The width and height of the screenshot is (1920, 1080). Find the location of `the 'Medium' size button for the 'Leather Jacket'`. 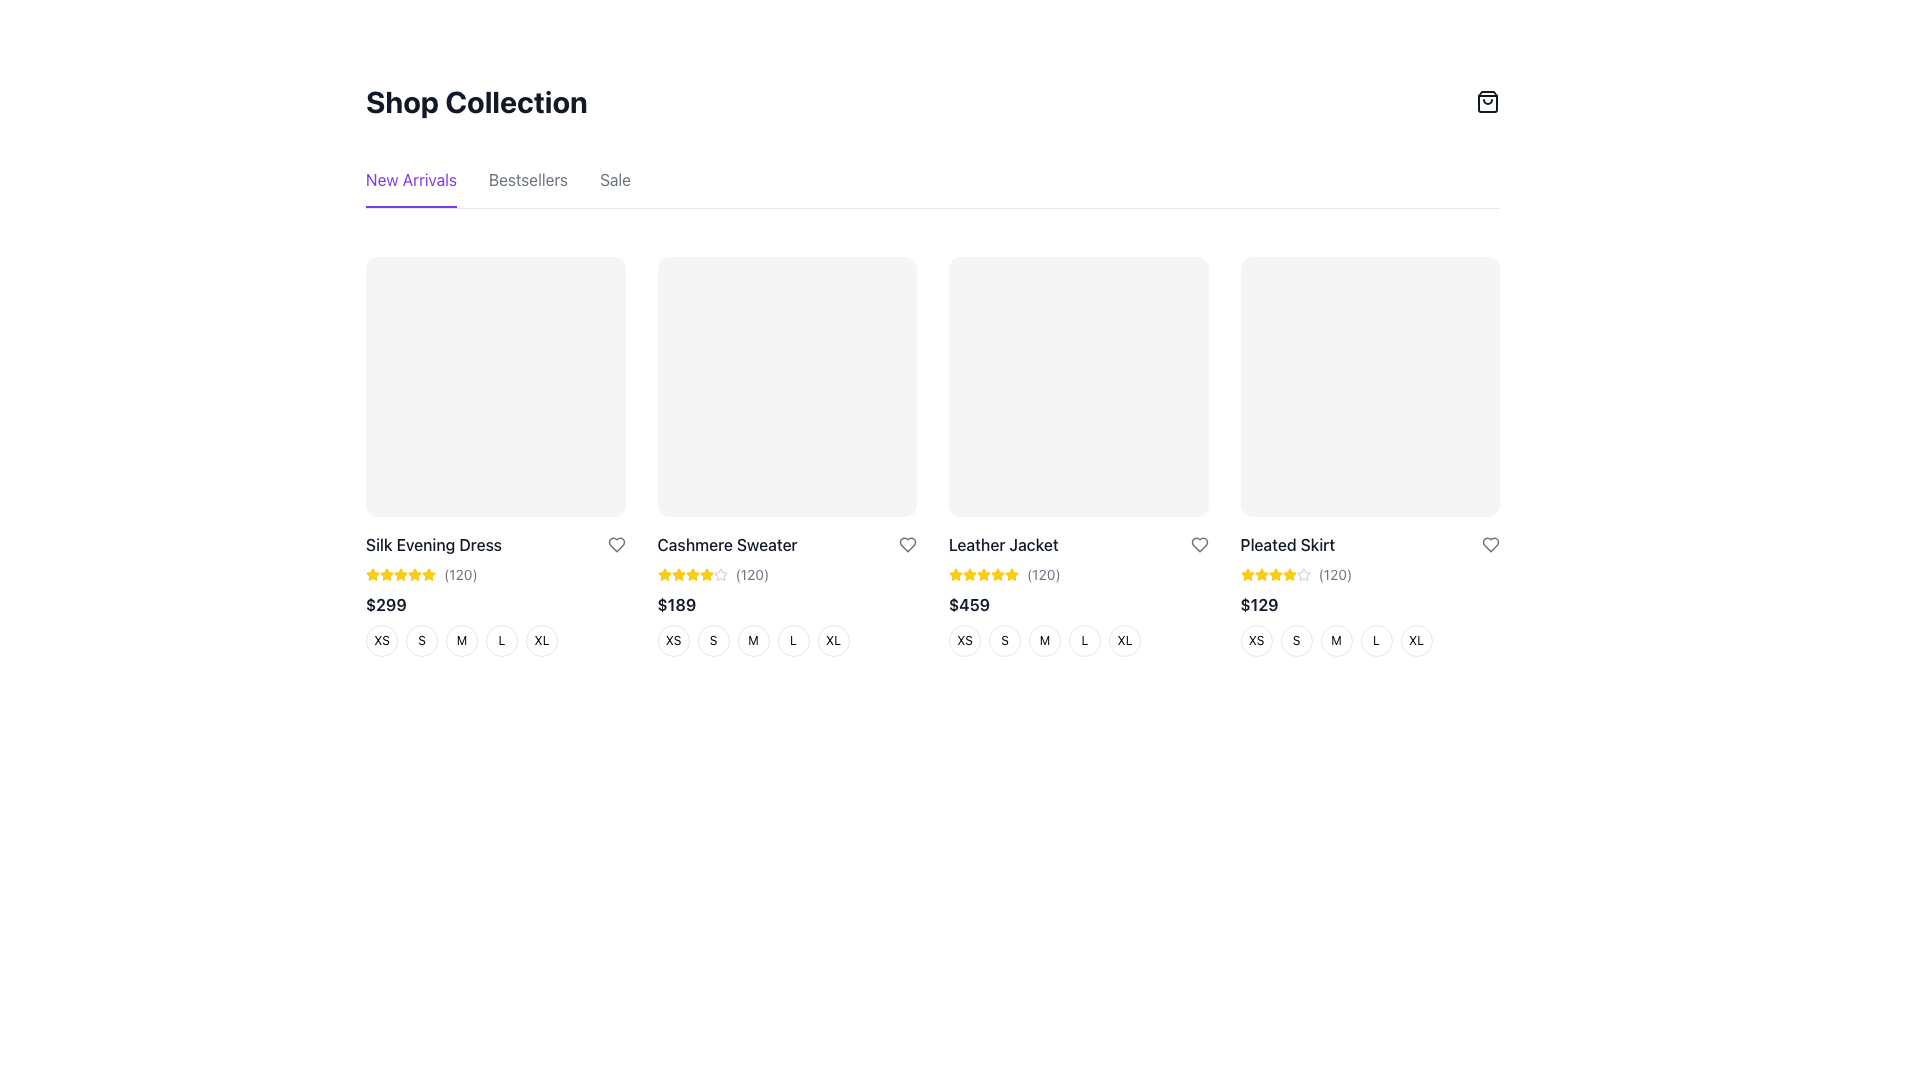

the 'Medium' size button for the 'Leather Jacket' is located at coordinates (1044, 640).